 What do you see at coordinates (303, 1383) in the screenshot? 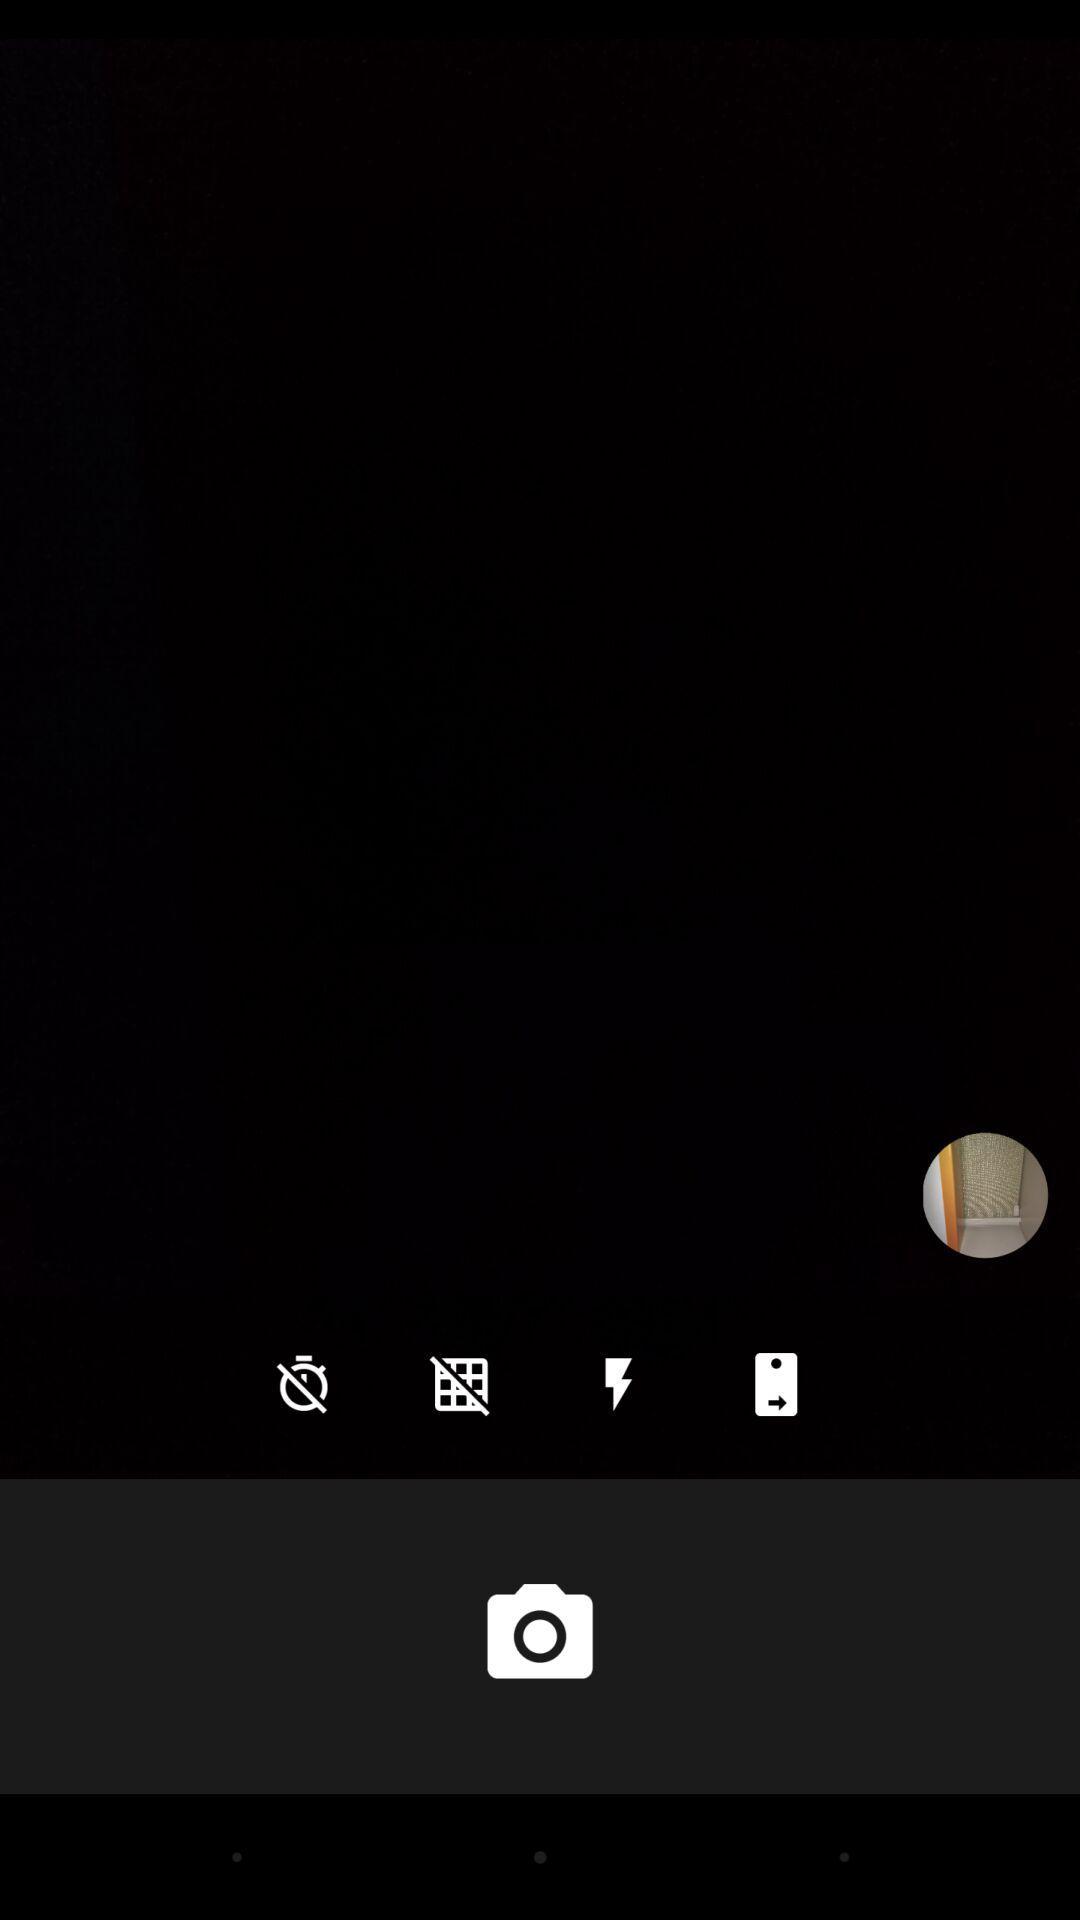
I see `the item at the bottom left corner` at bounding box center [303, 1383].